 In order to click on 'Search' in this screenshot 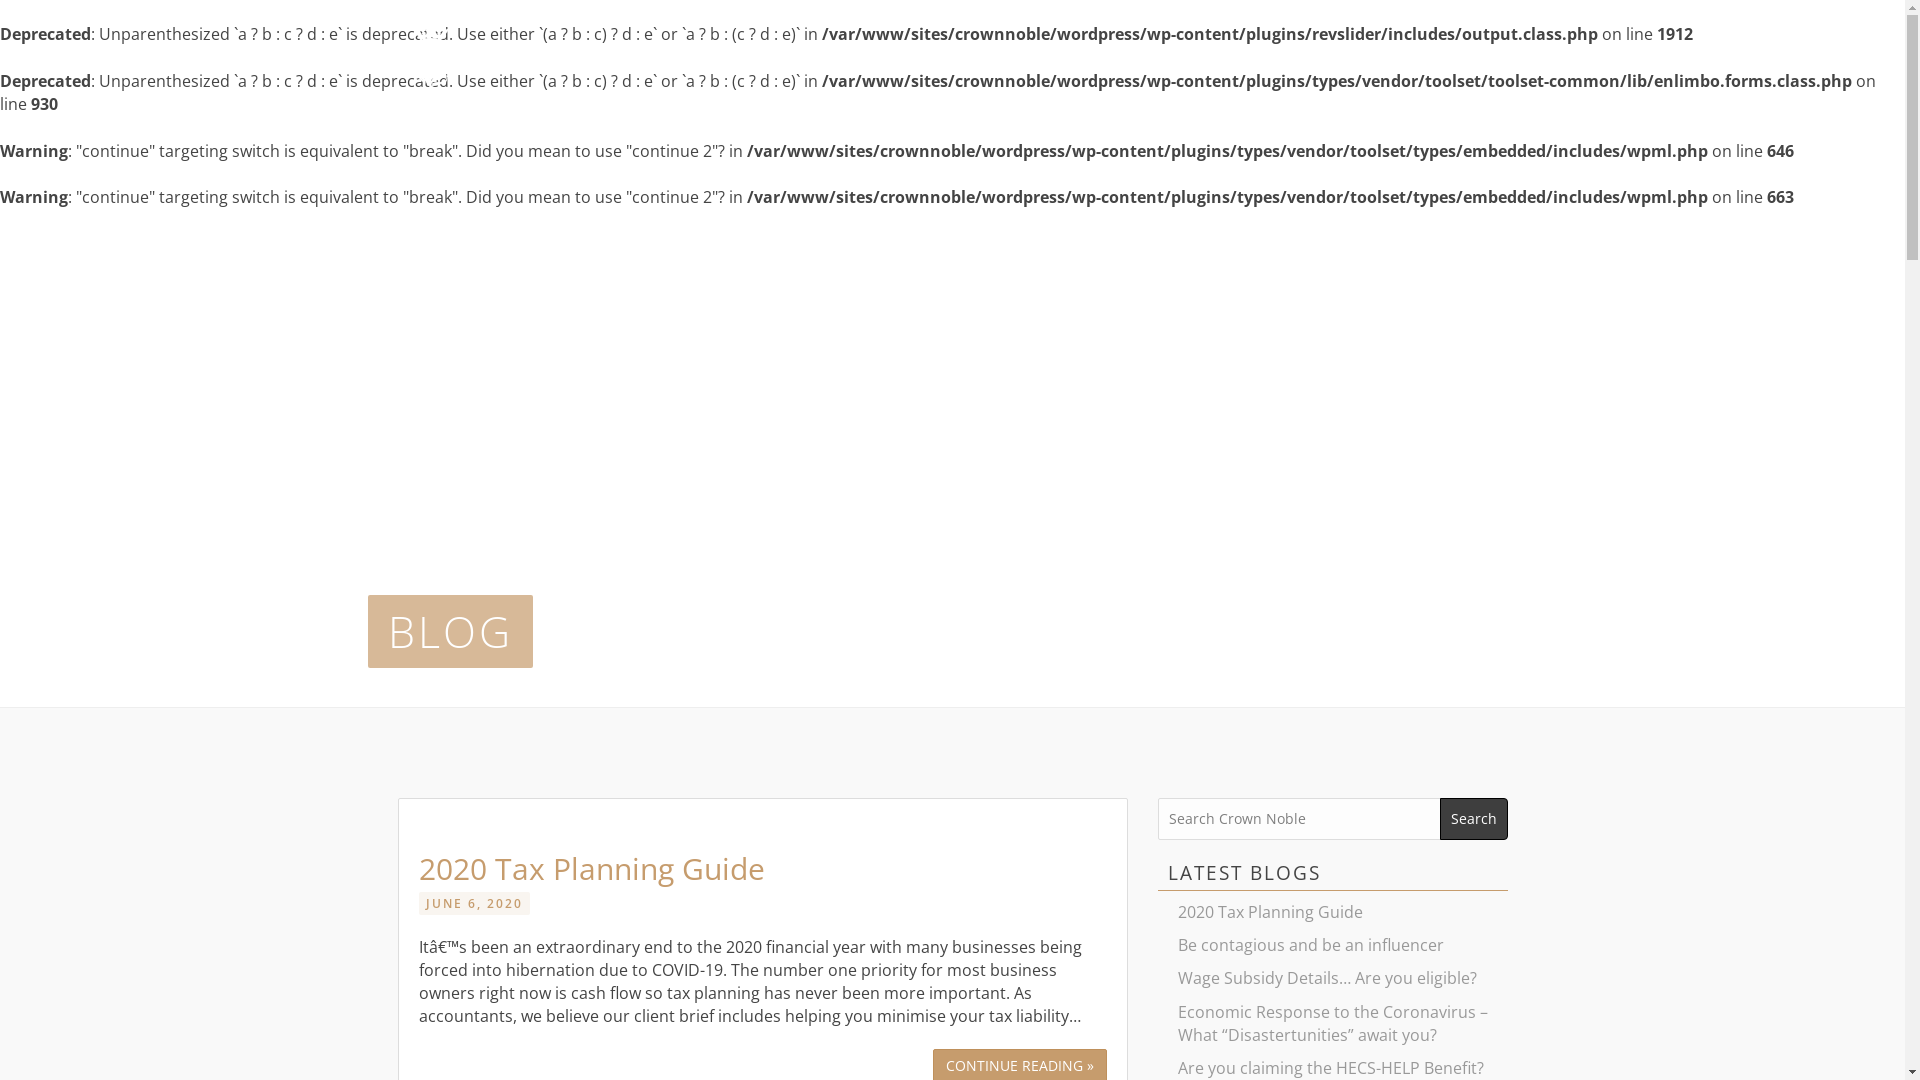, I will do `click(1473, 818)`.